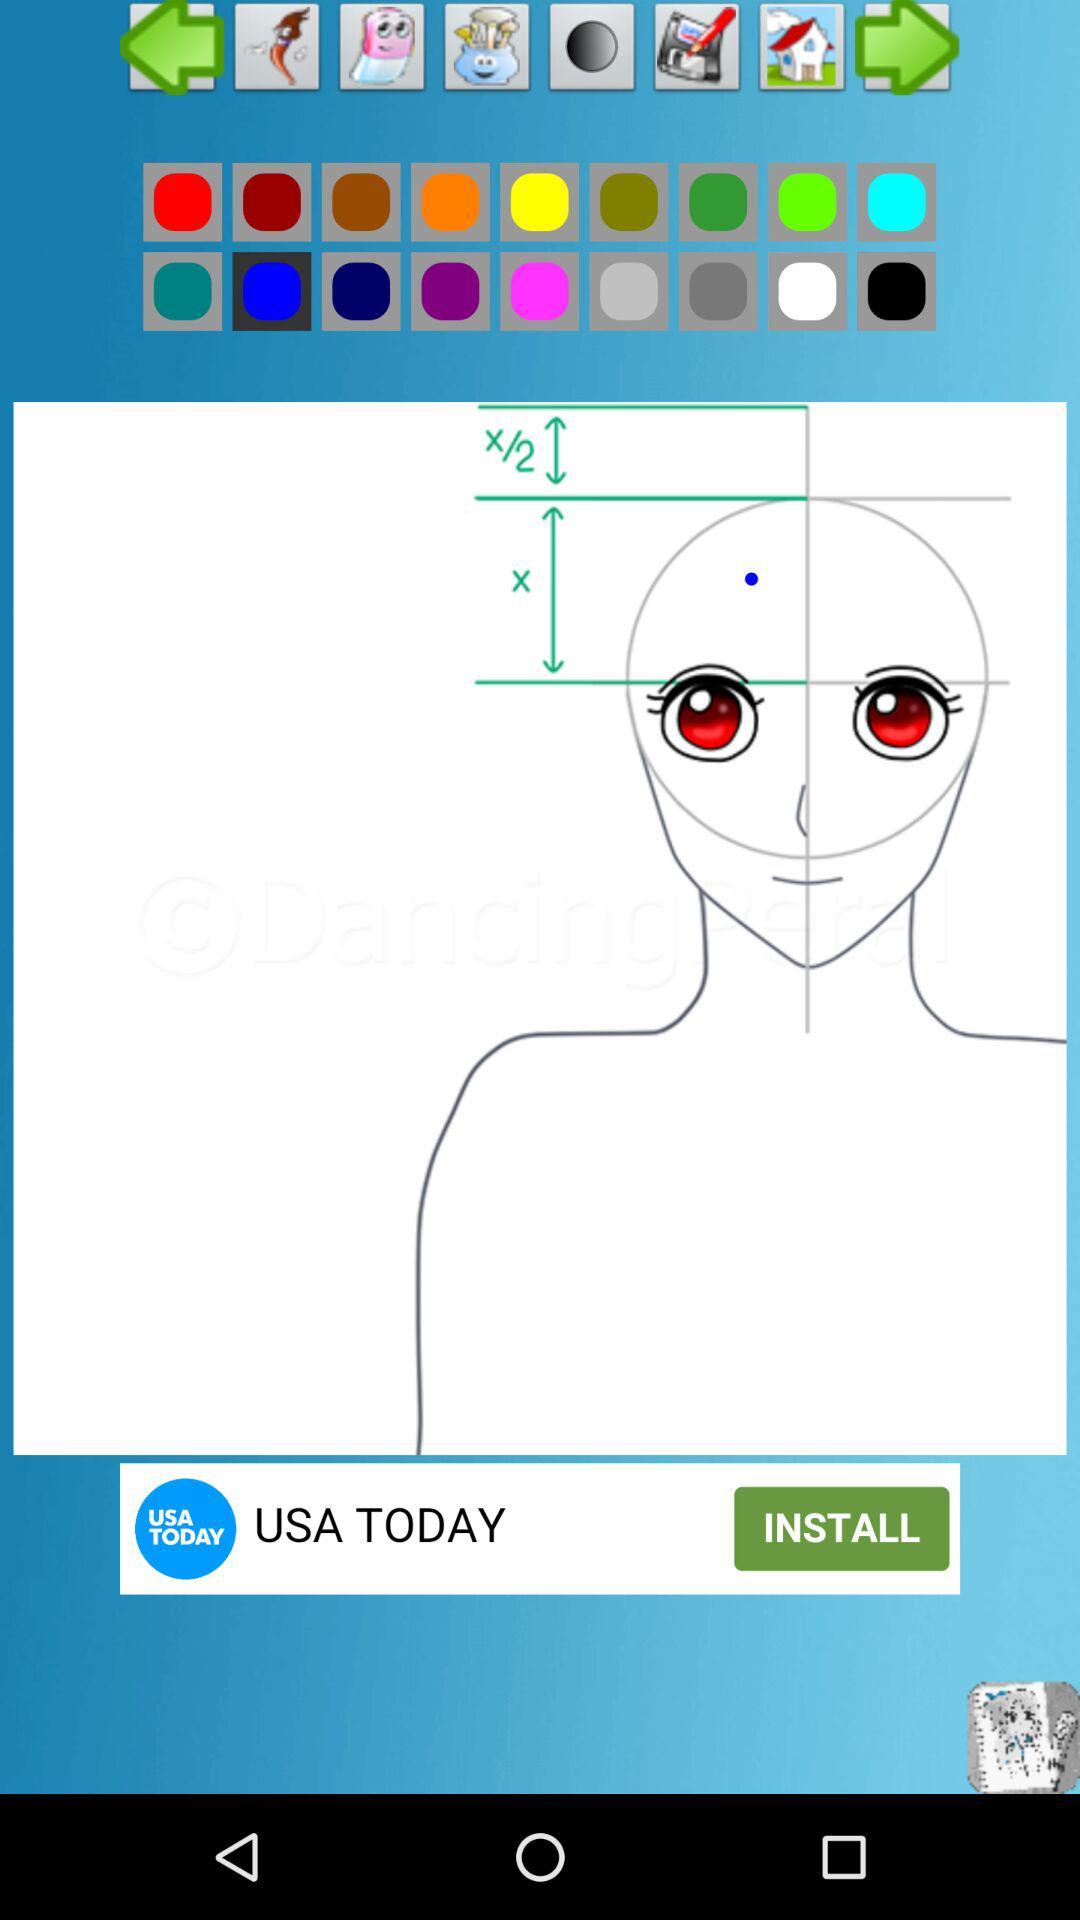  Describe the element at coordinates (182, 290) in the screenshot. I see `color choice` at that location.